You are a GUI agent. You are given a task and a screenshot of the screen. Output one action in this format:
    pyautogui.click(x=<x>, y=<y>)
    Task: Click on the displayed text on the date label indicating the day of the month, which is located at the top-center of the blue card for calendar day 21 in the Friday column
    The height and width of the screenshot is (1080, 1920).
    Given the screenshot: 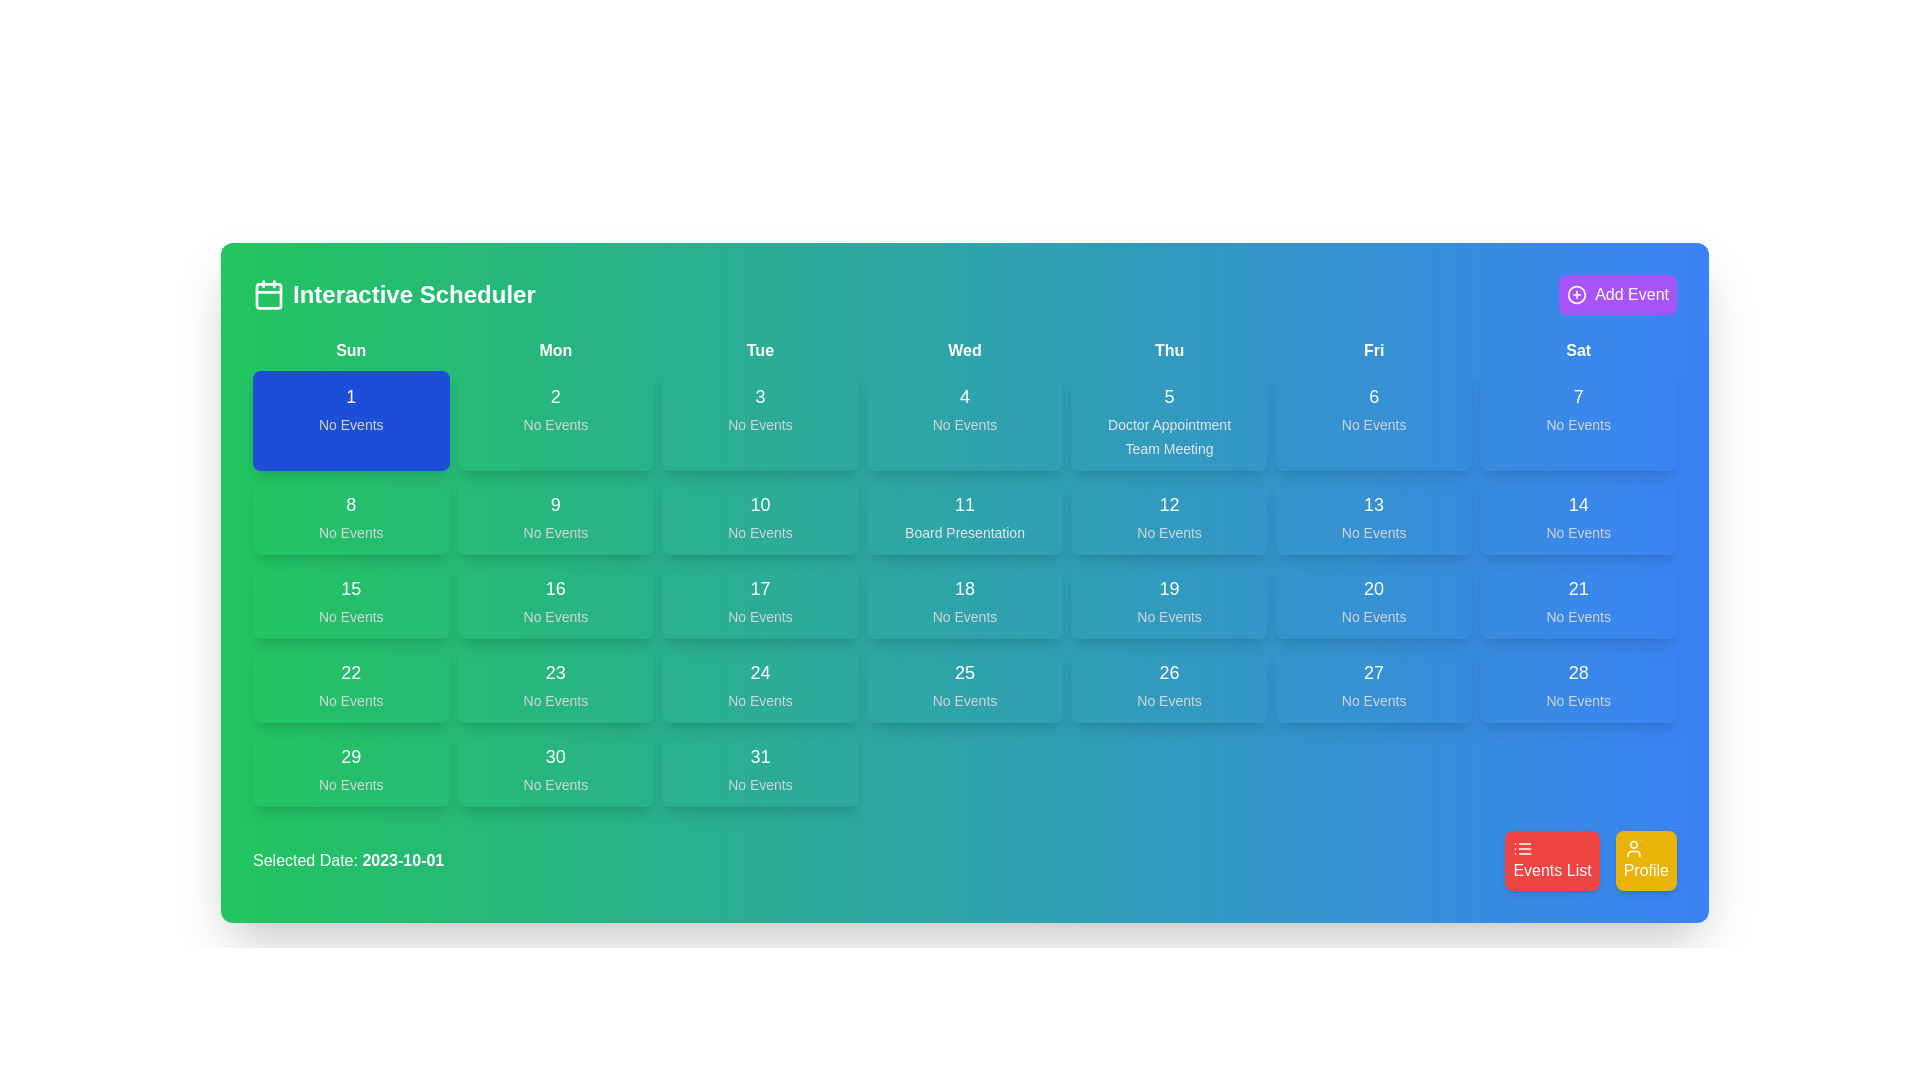 What is the action you would take?
    pyautogui.click(x=1577, y=588)
    